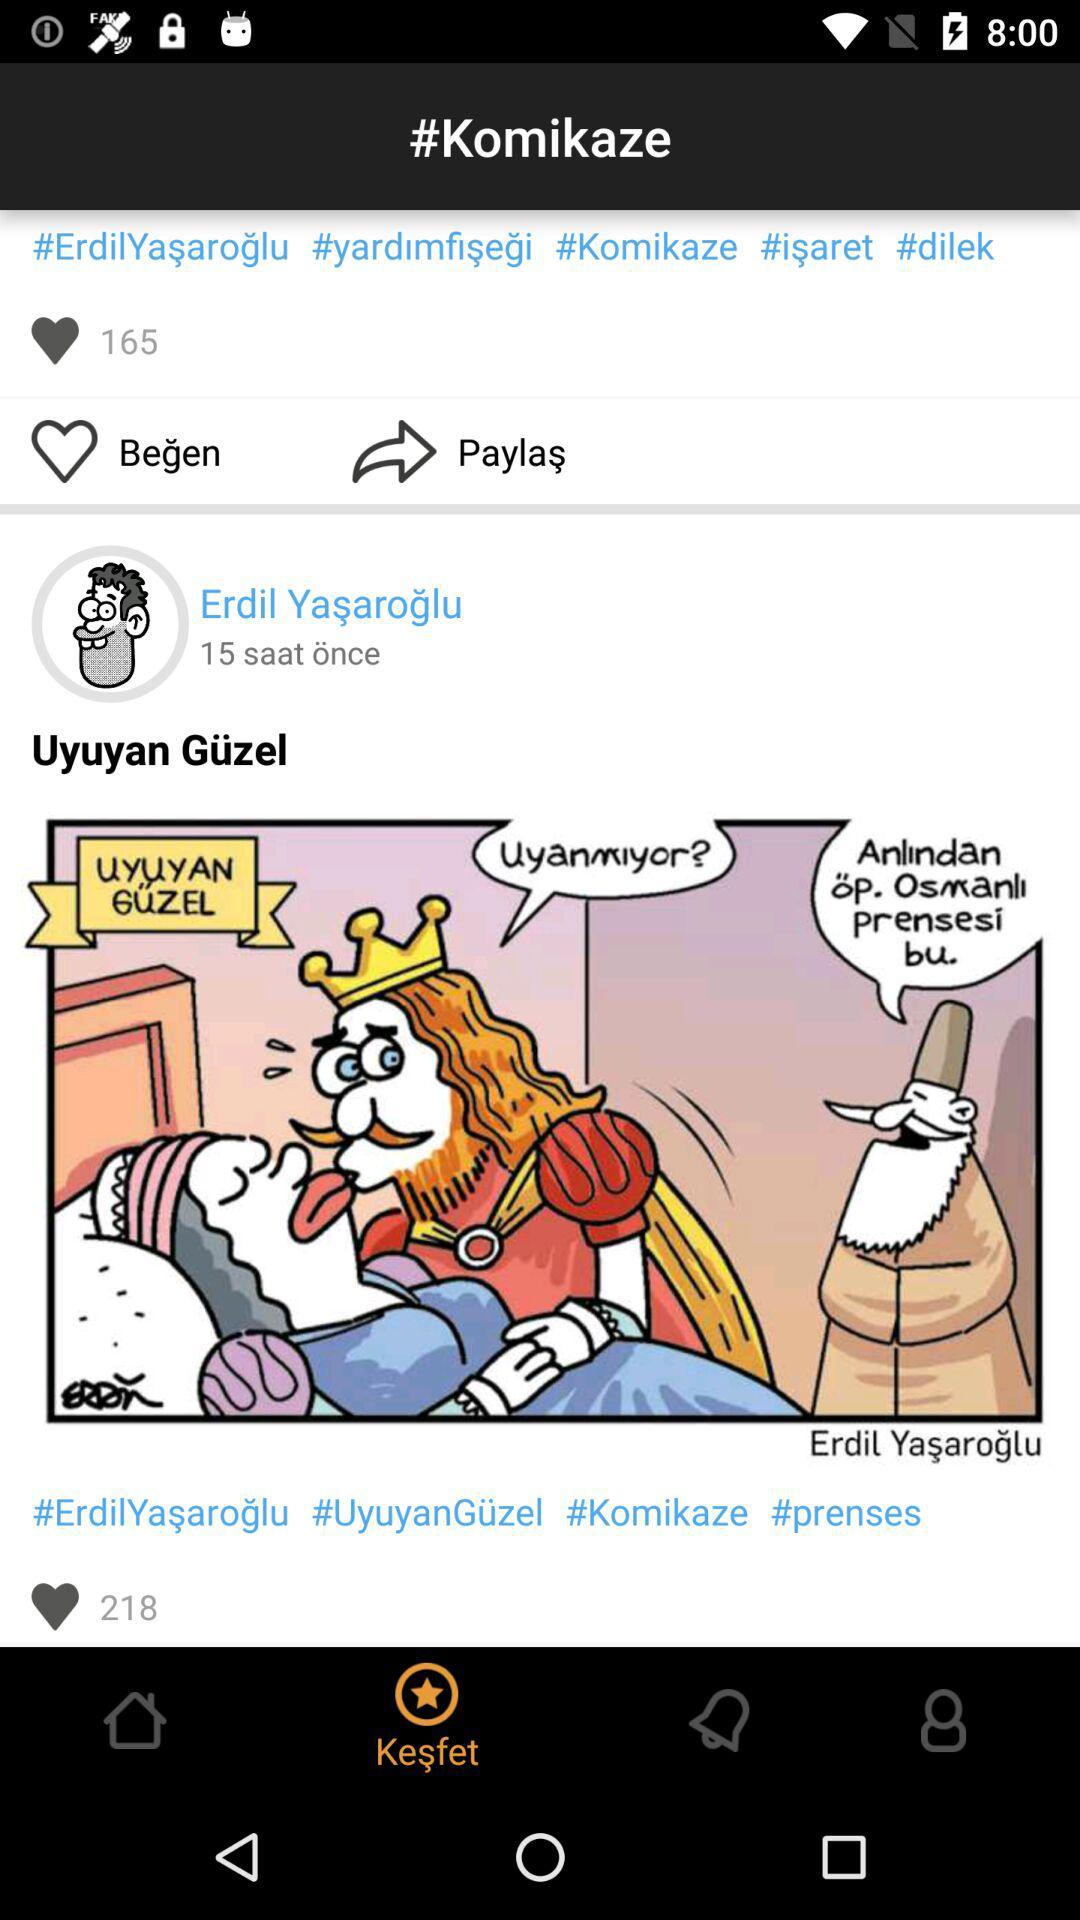 This screenshot has height=1920, width=1080. Describe the element at coordinates (845, 1511) in the screenshot. I see `the #prenses icon` at that location.